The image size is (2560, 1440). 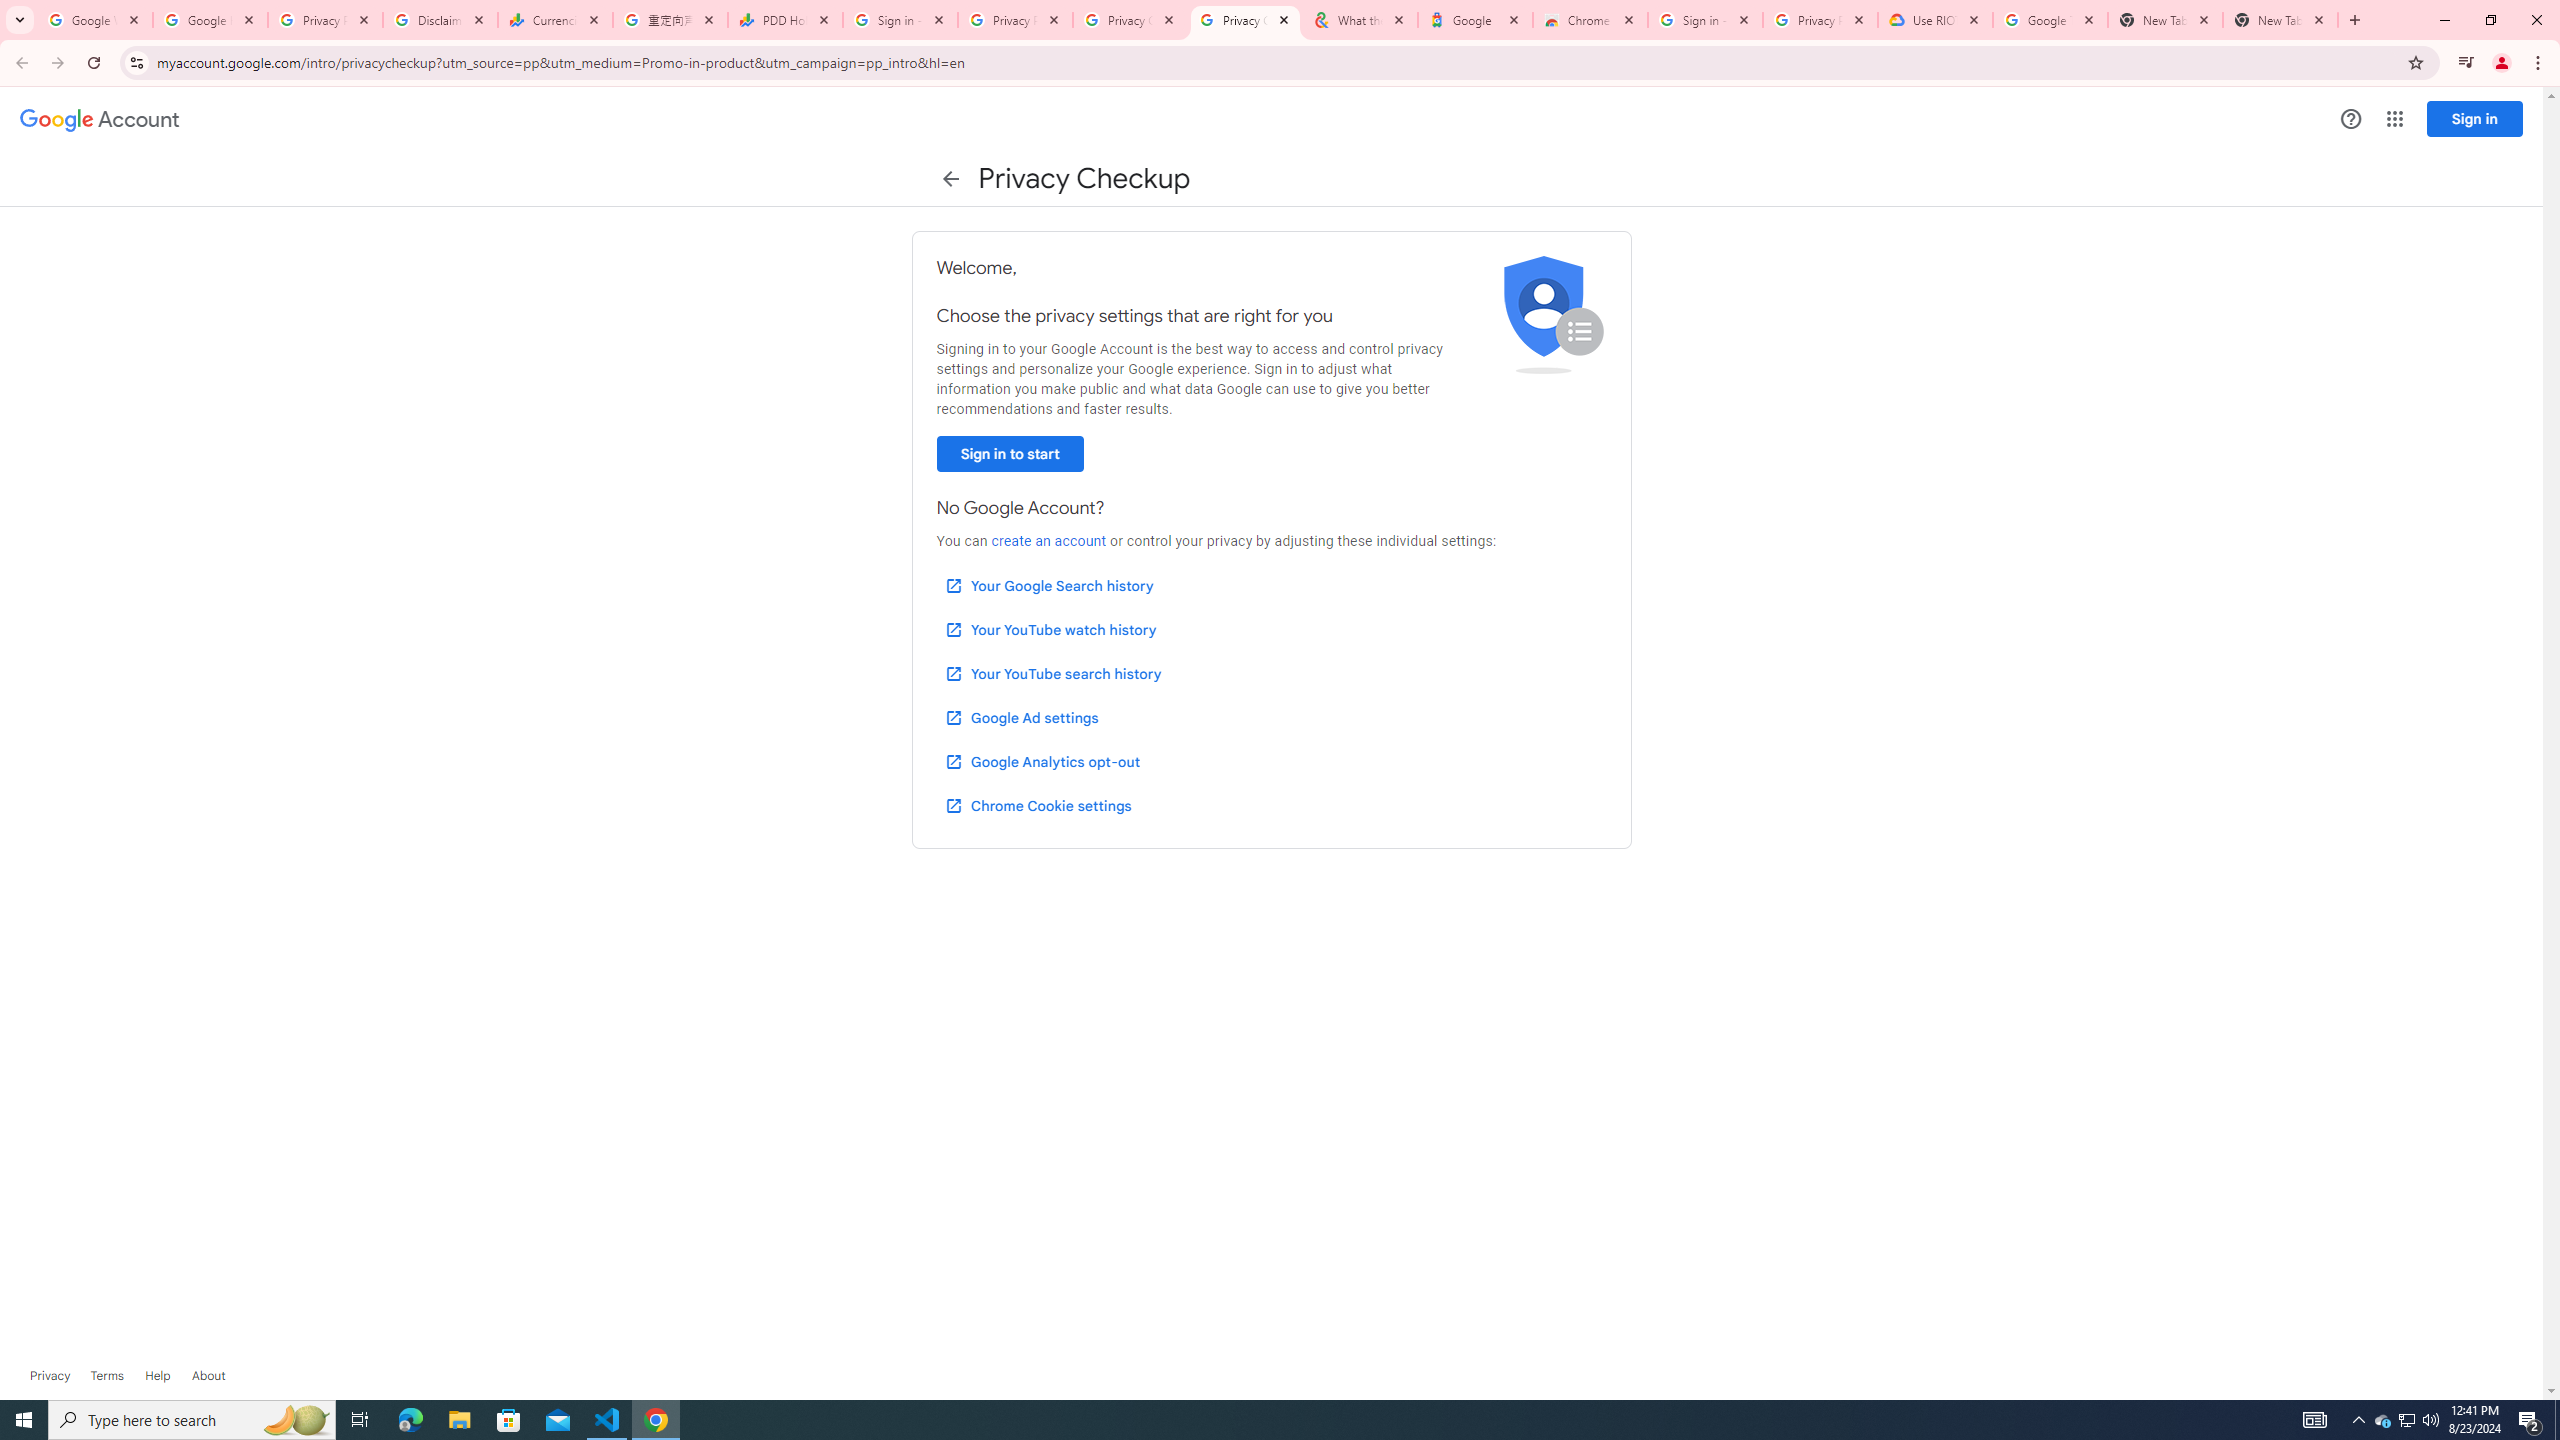 I want to click on 'Google Analytics opt-out', so click(x=1040, y=762).